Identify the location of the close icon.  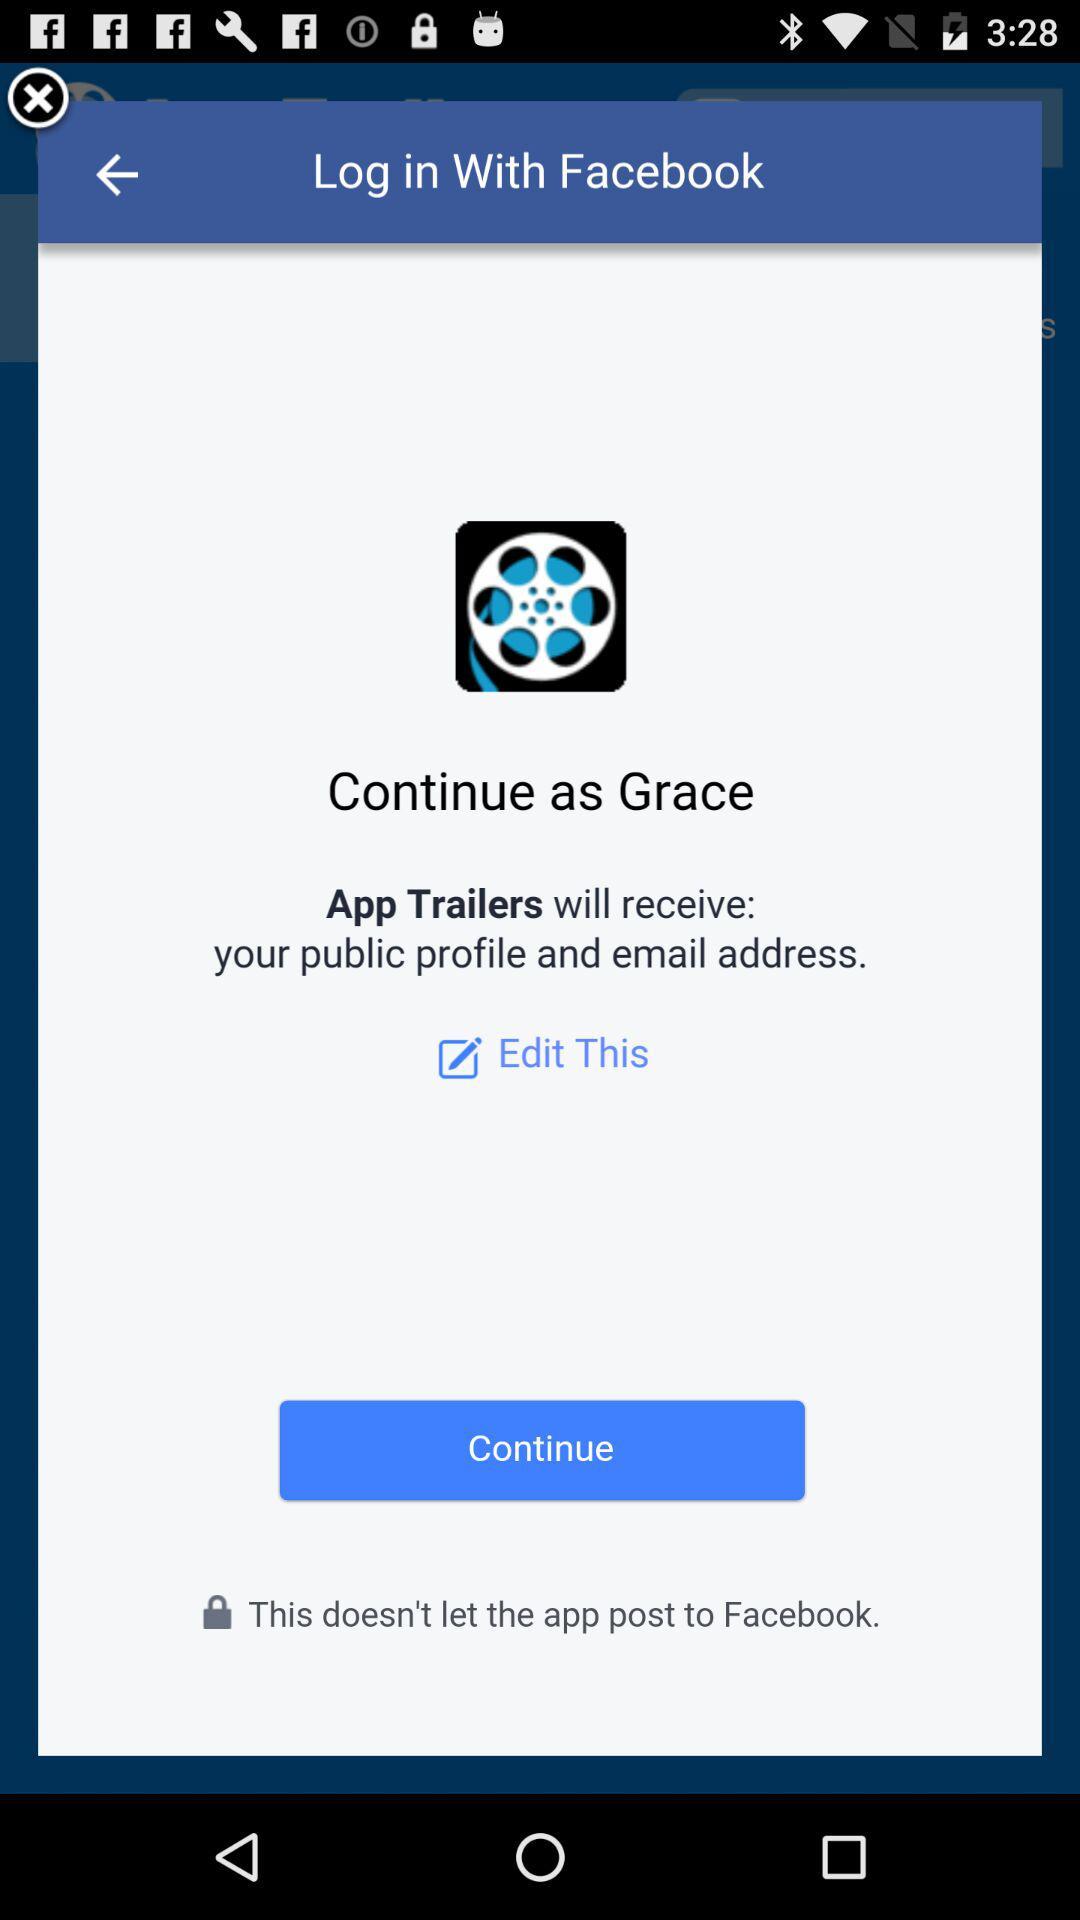
(38, 107).